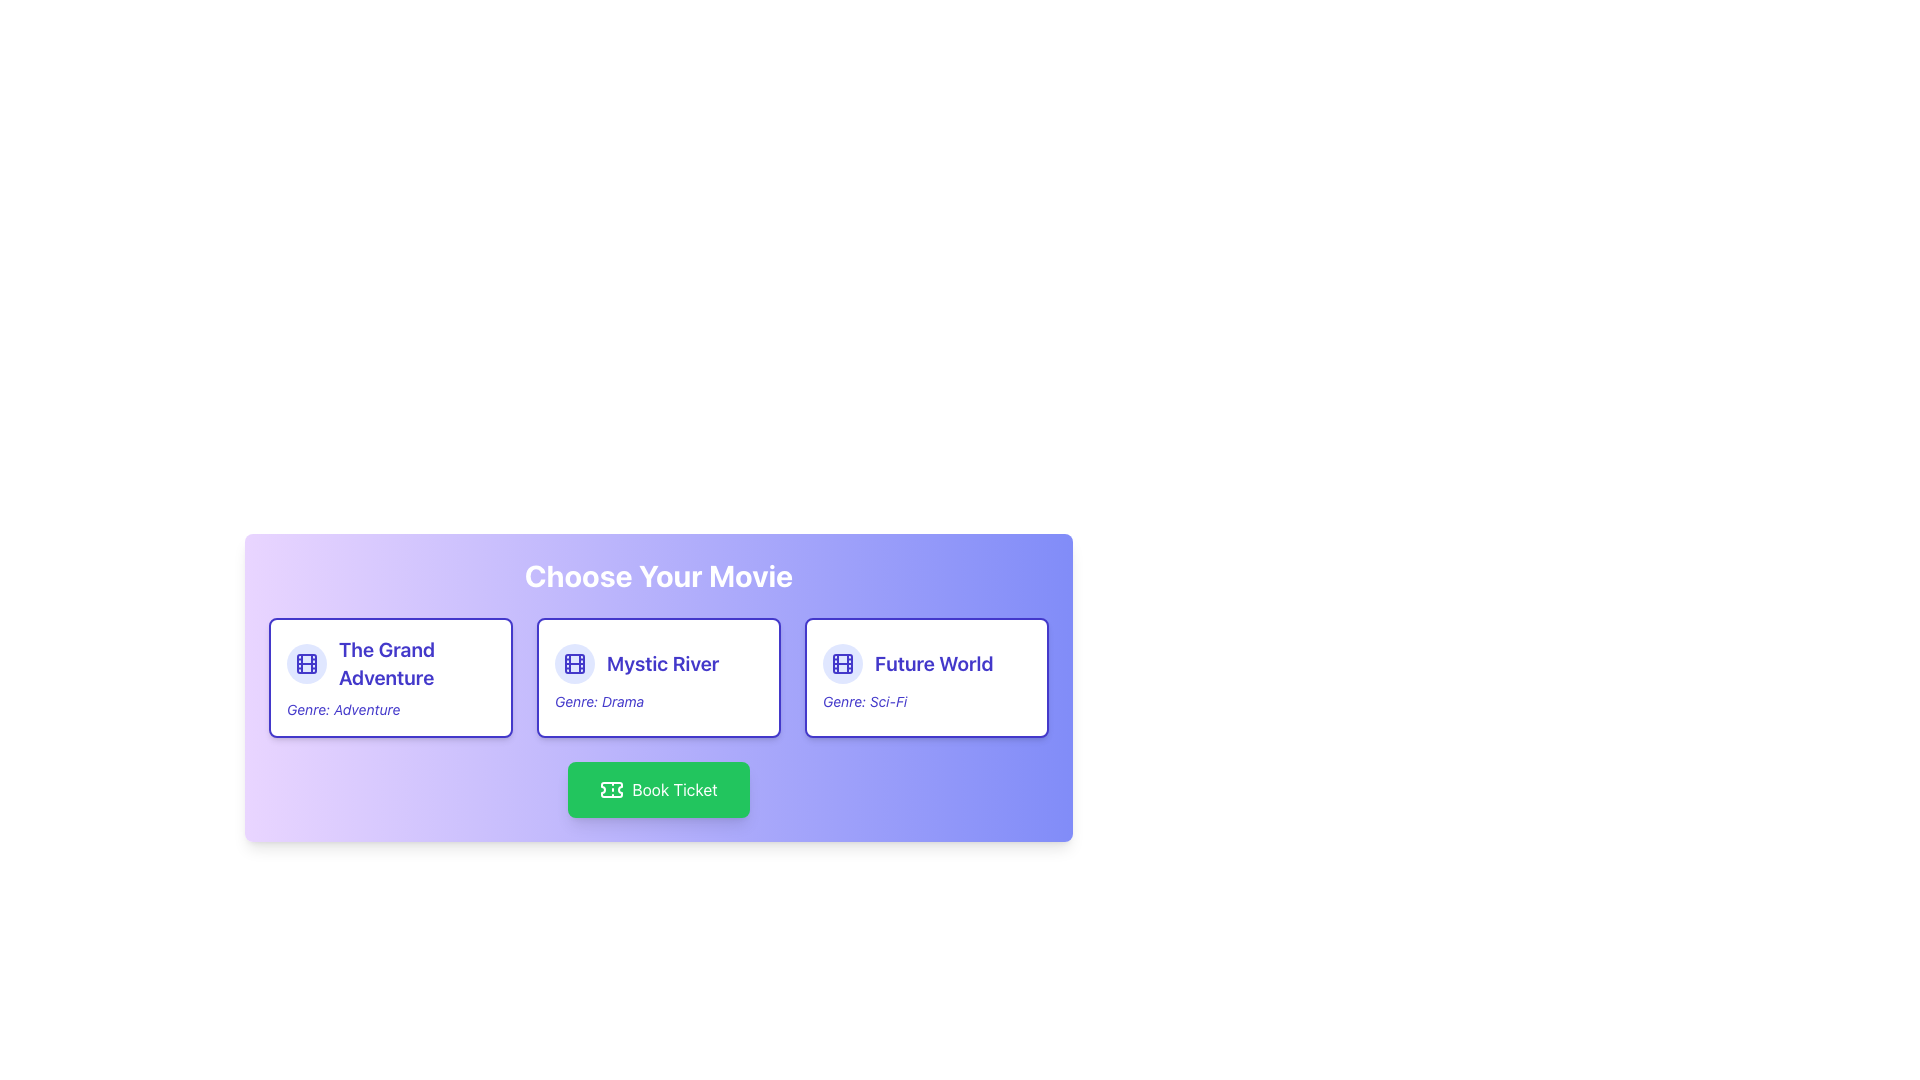 The width and height of the screenshot is (1920, 1080). I want to click on displayed title of the movie 'Future World' located in the bottom-right section of the interface, part of a selectable card layout, so click(933, 663).